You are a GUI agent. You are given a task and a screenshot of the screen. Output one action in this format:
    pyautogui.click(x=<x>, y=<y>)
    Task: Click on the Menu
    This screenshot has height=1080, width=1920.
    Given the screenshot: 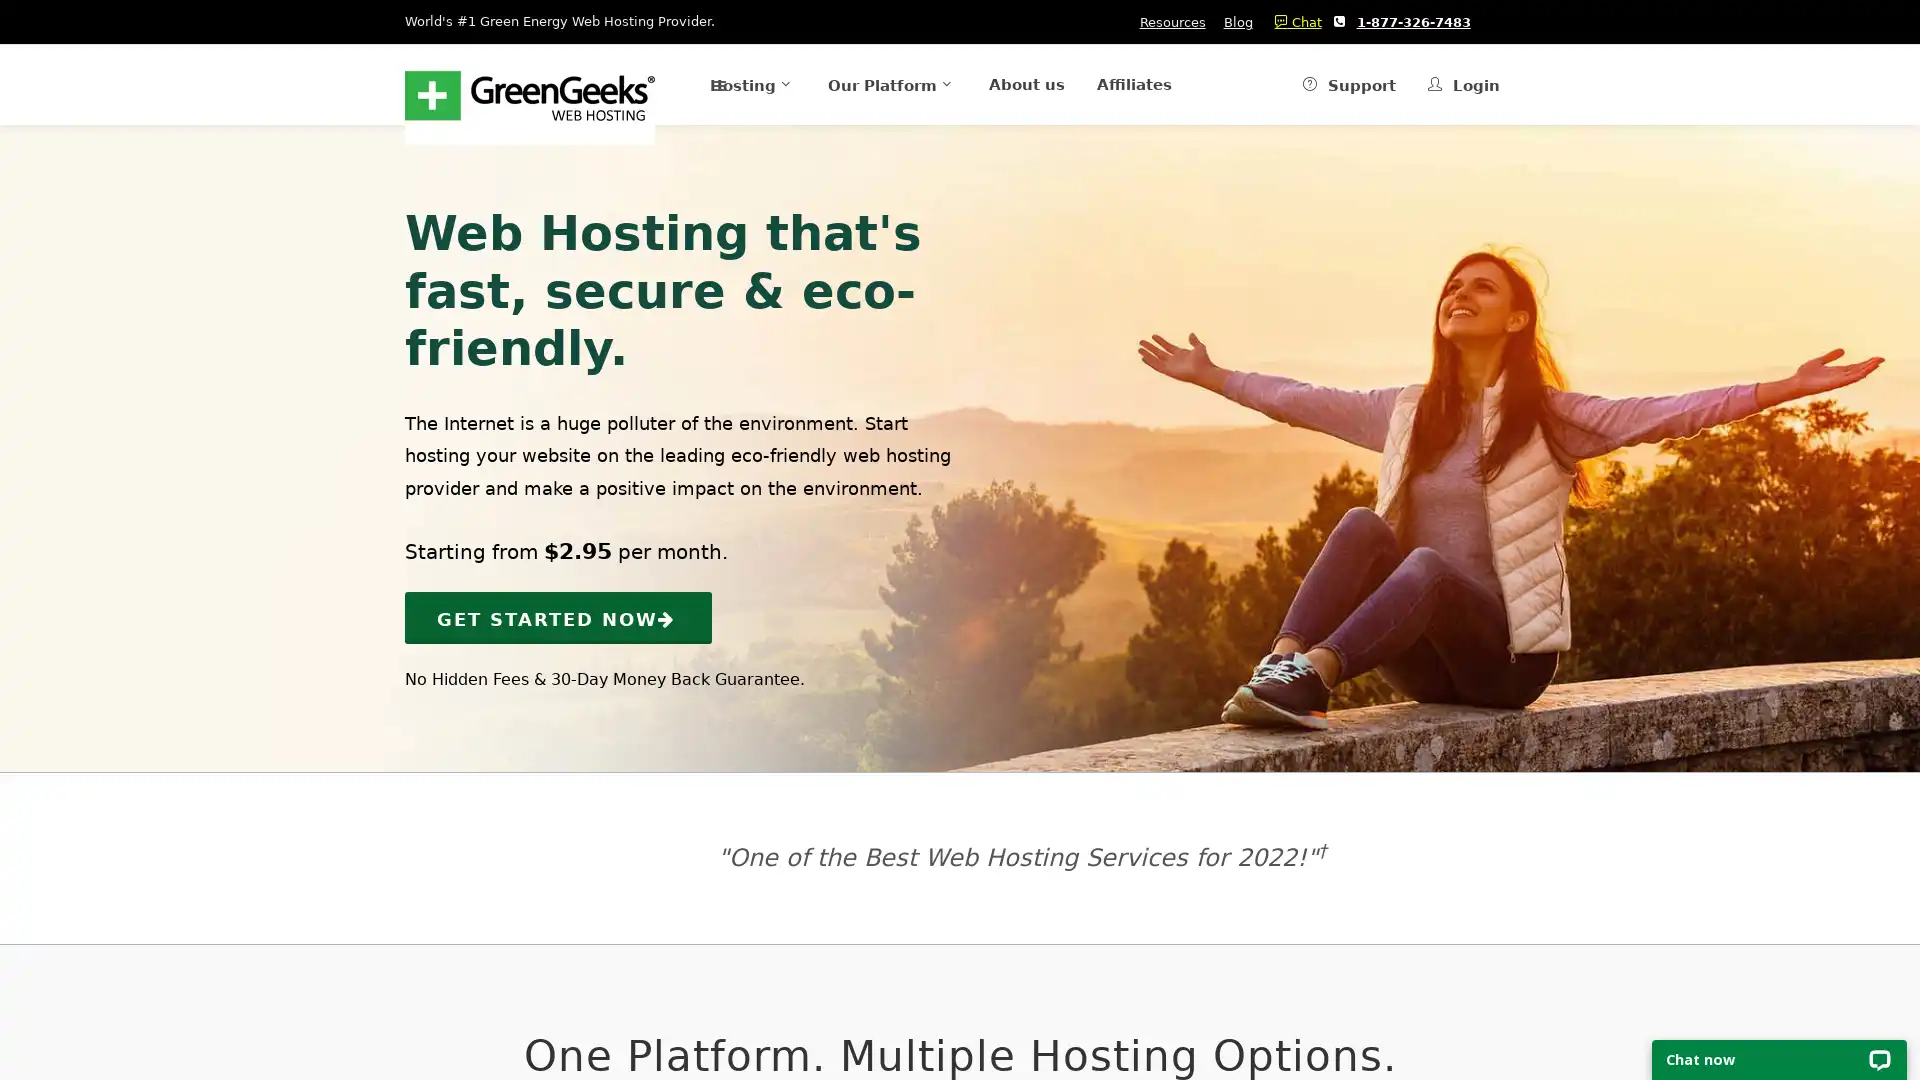 What is the action you would take?
    pyautogui.click(x=670, y=83)
    